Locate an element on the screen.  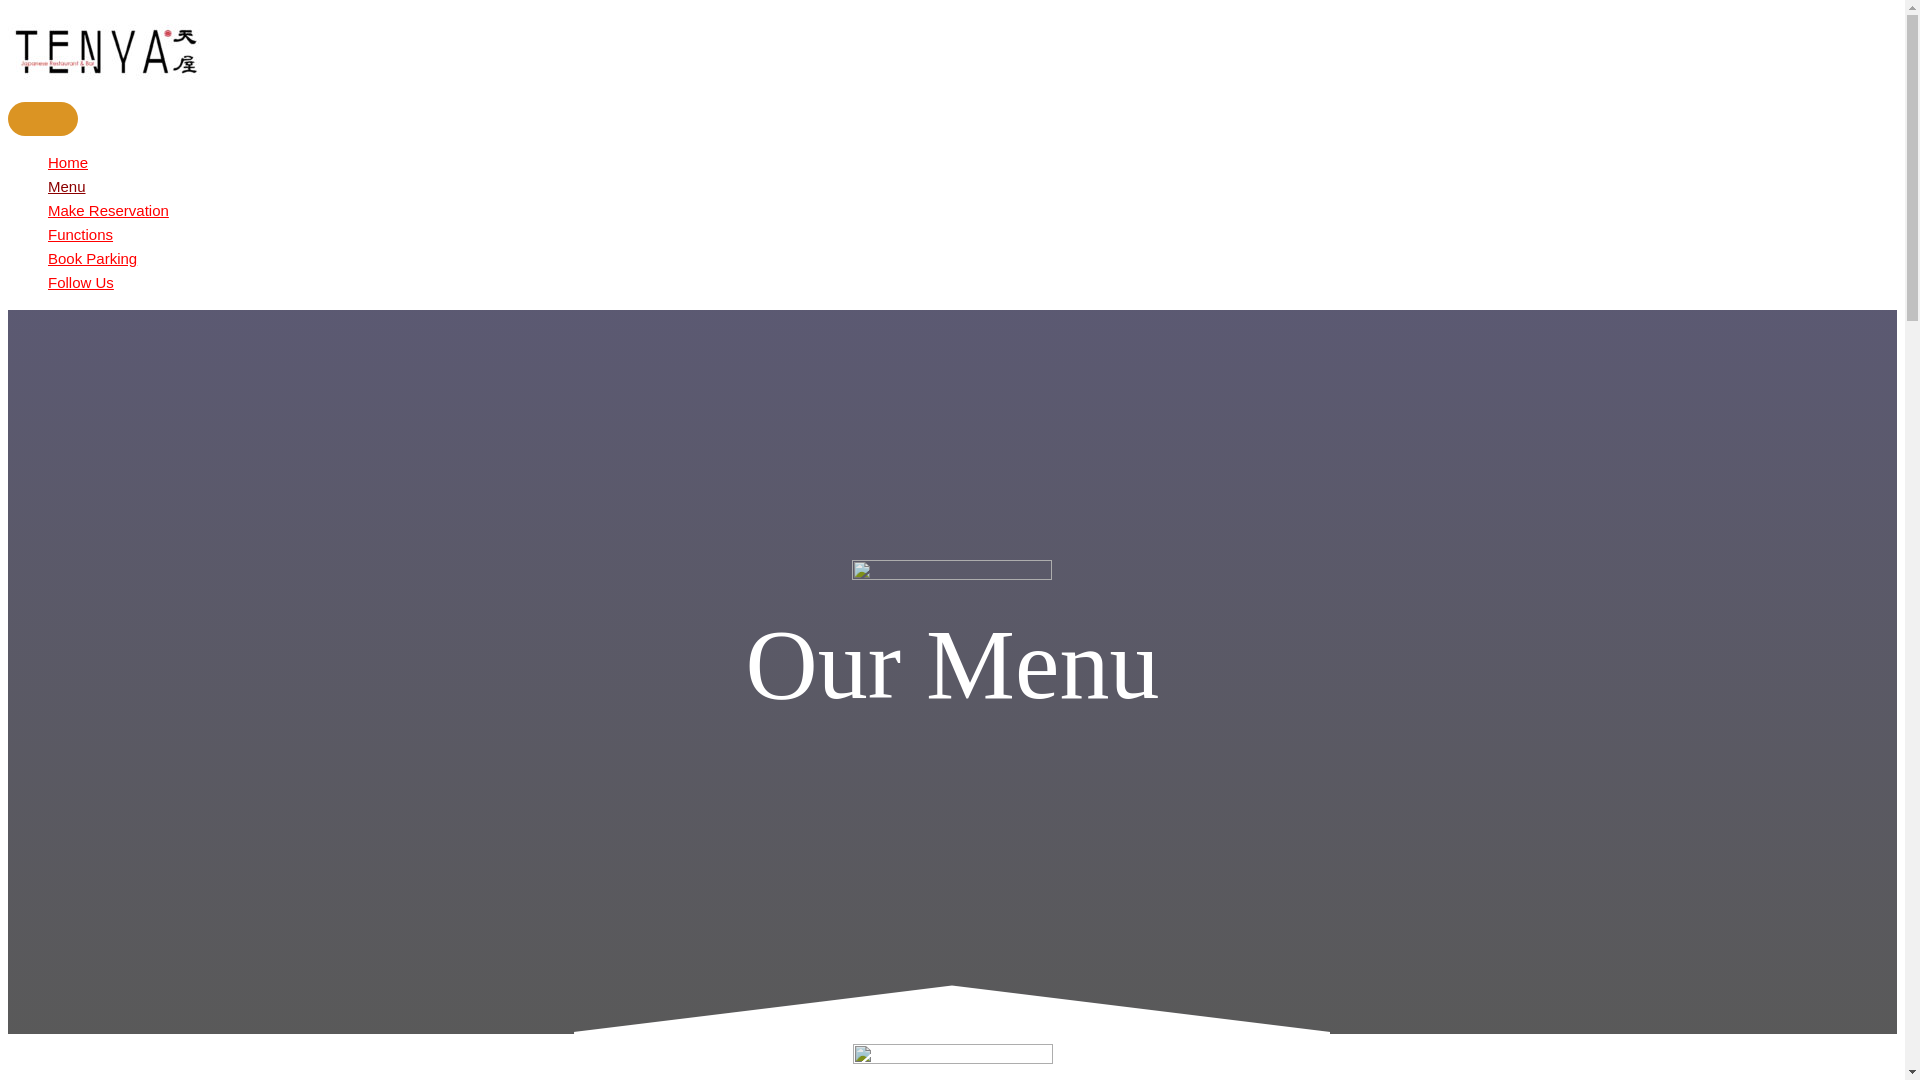
'Book Parking' is located at coordinates (648, 257).